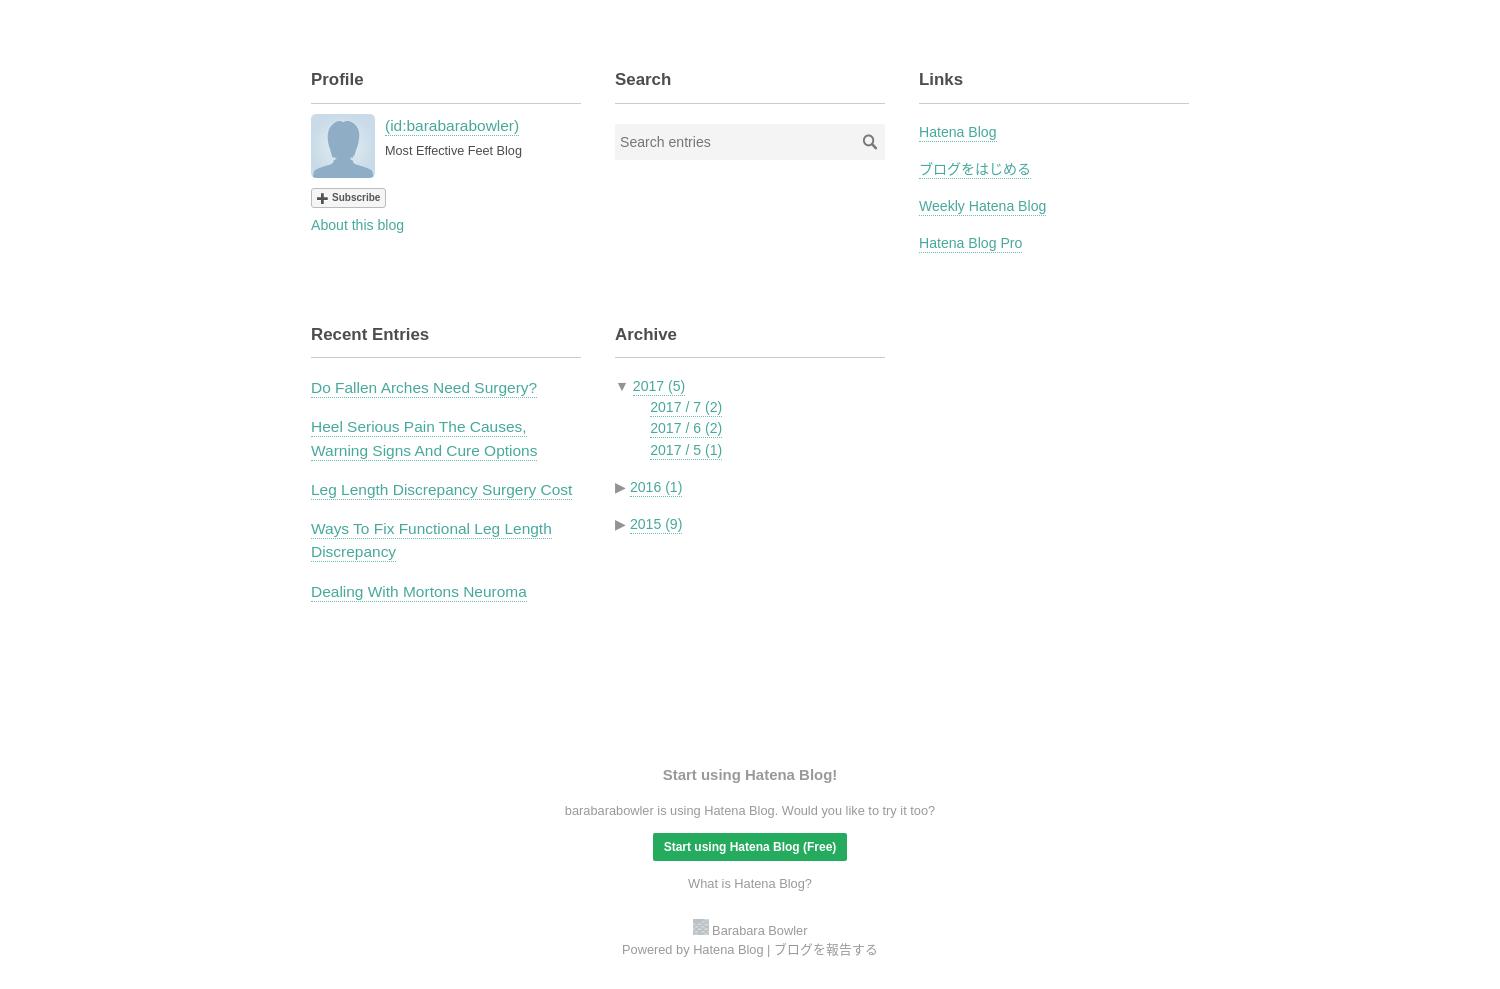 This screenshot has width=1500, height=989. I want to click on '(5)', so click(676, 386).